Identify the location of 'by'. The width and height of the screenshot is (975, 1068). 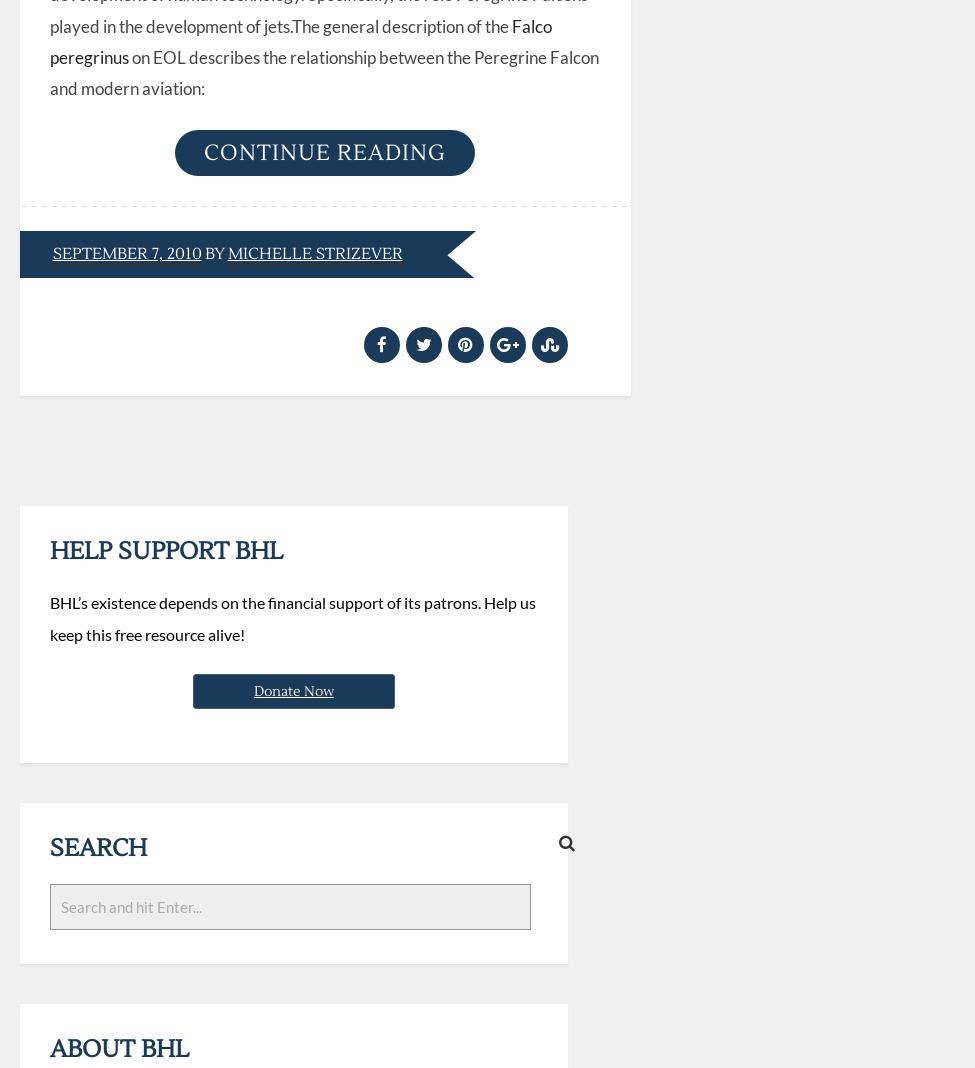
(214, 253).